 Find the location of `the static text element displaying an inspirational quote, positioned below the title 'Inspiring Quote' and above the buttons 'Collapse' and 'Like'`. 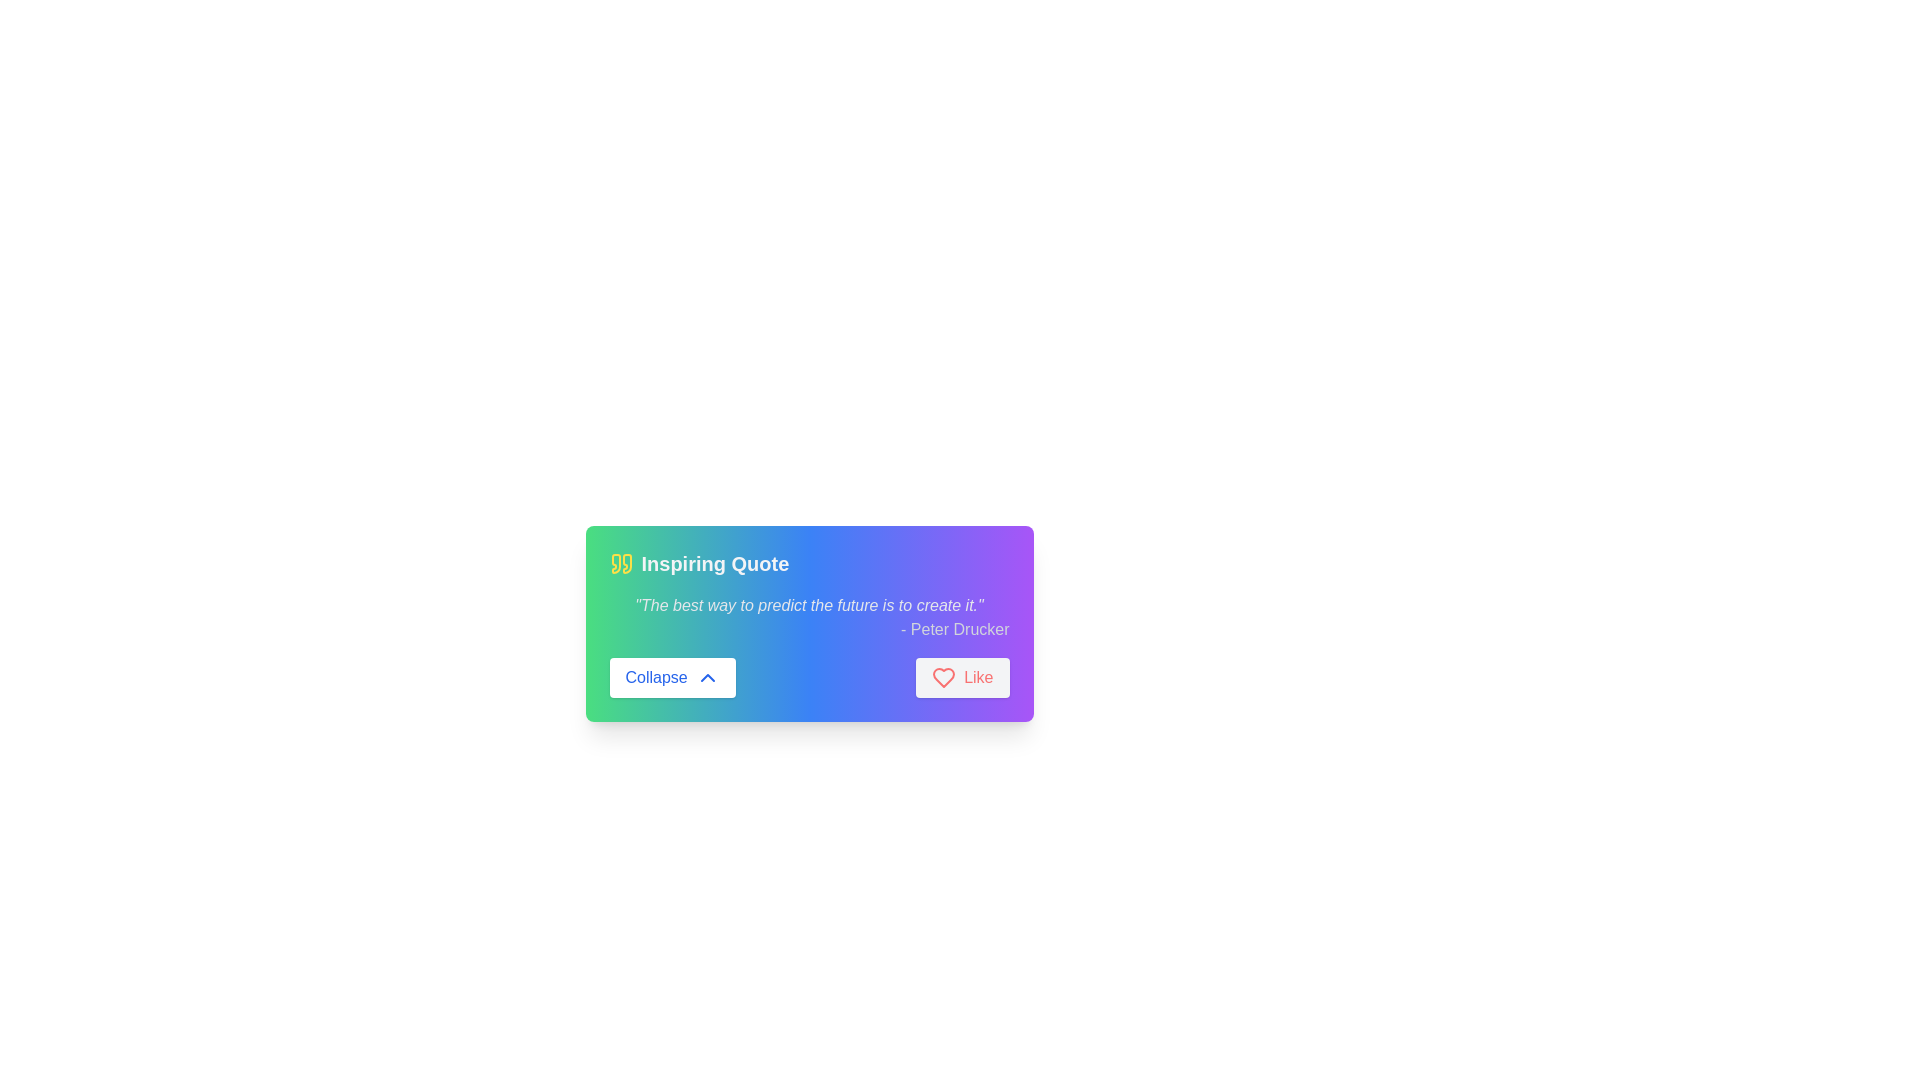

the static text element displaying an inspirational quote, positioned below the title 'Inspiring Quote' and above the buttons 'Collapse' and 'Like' is located at coordinates (809, 616).